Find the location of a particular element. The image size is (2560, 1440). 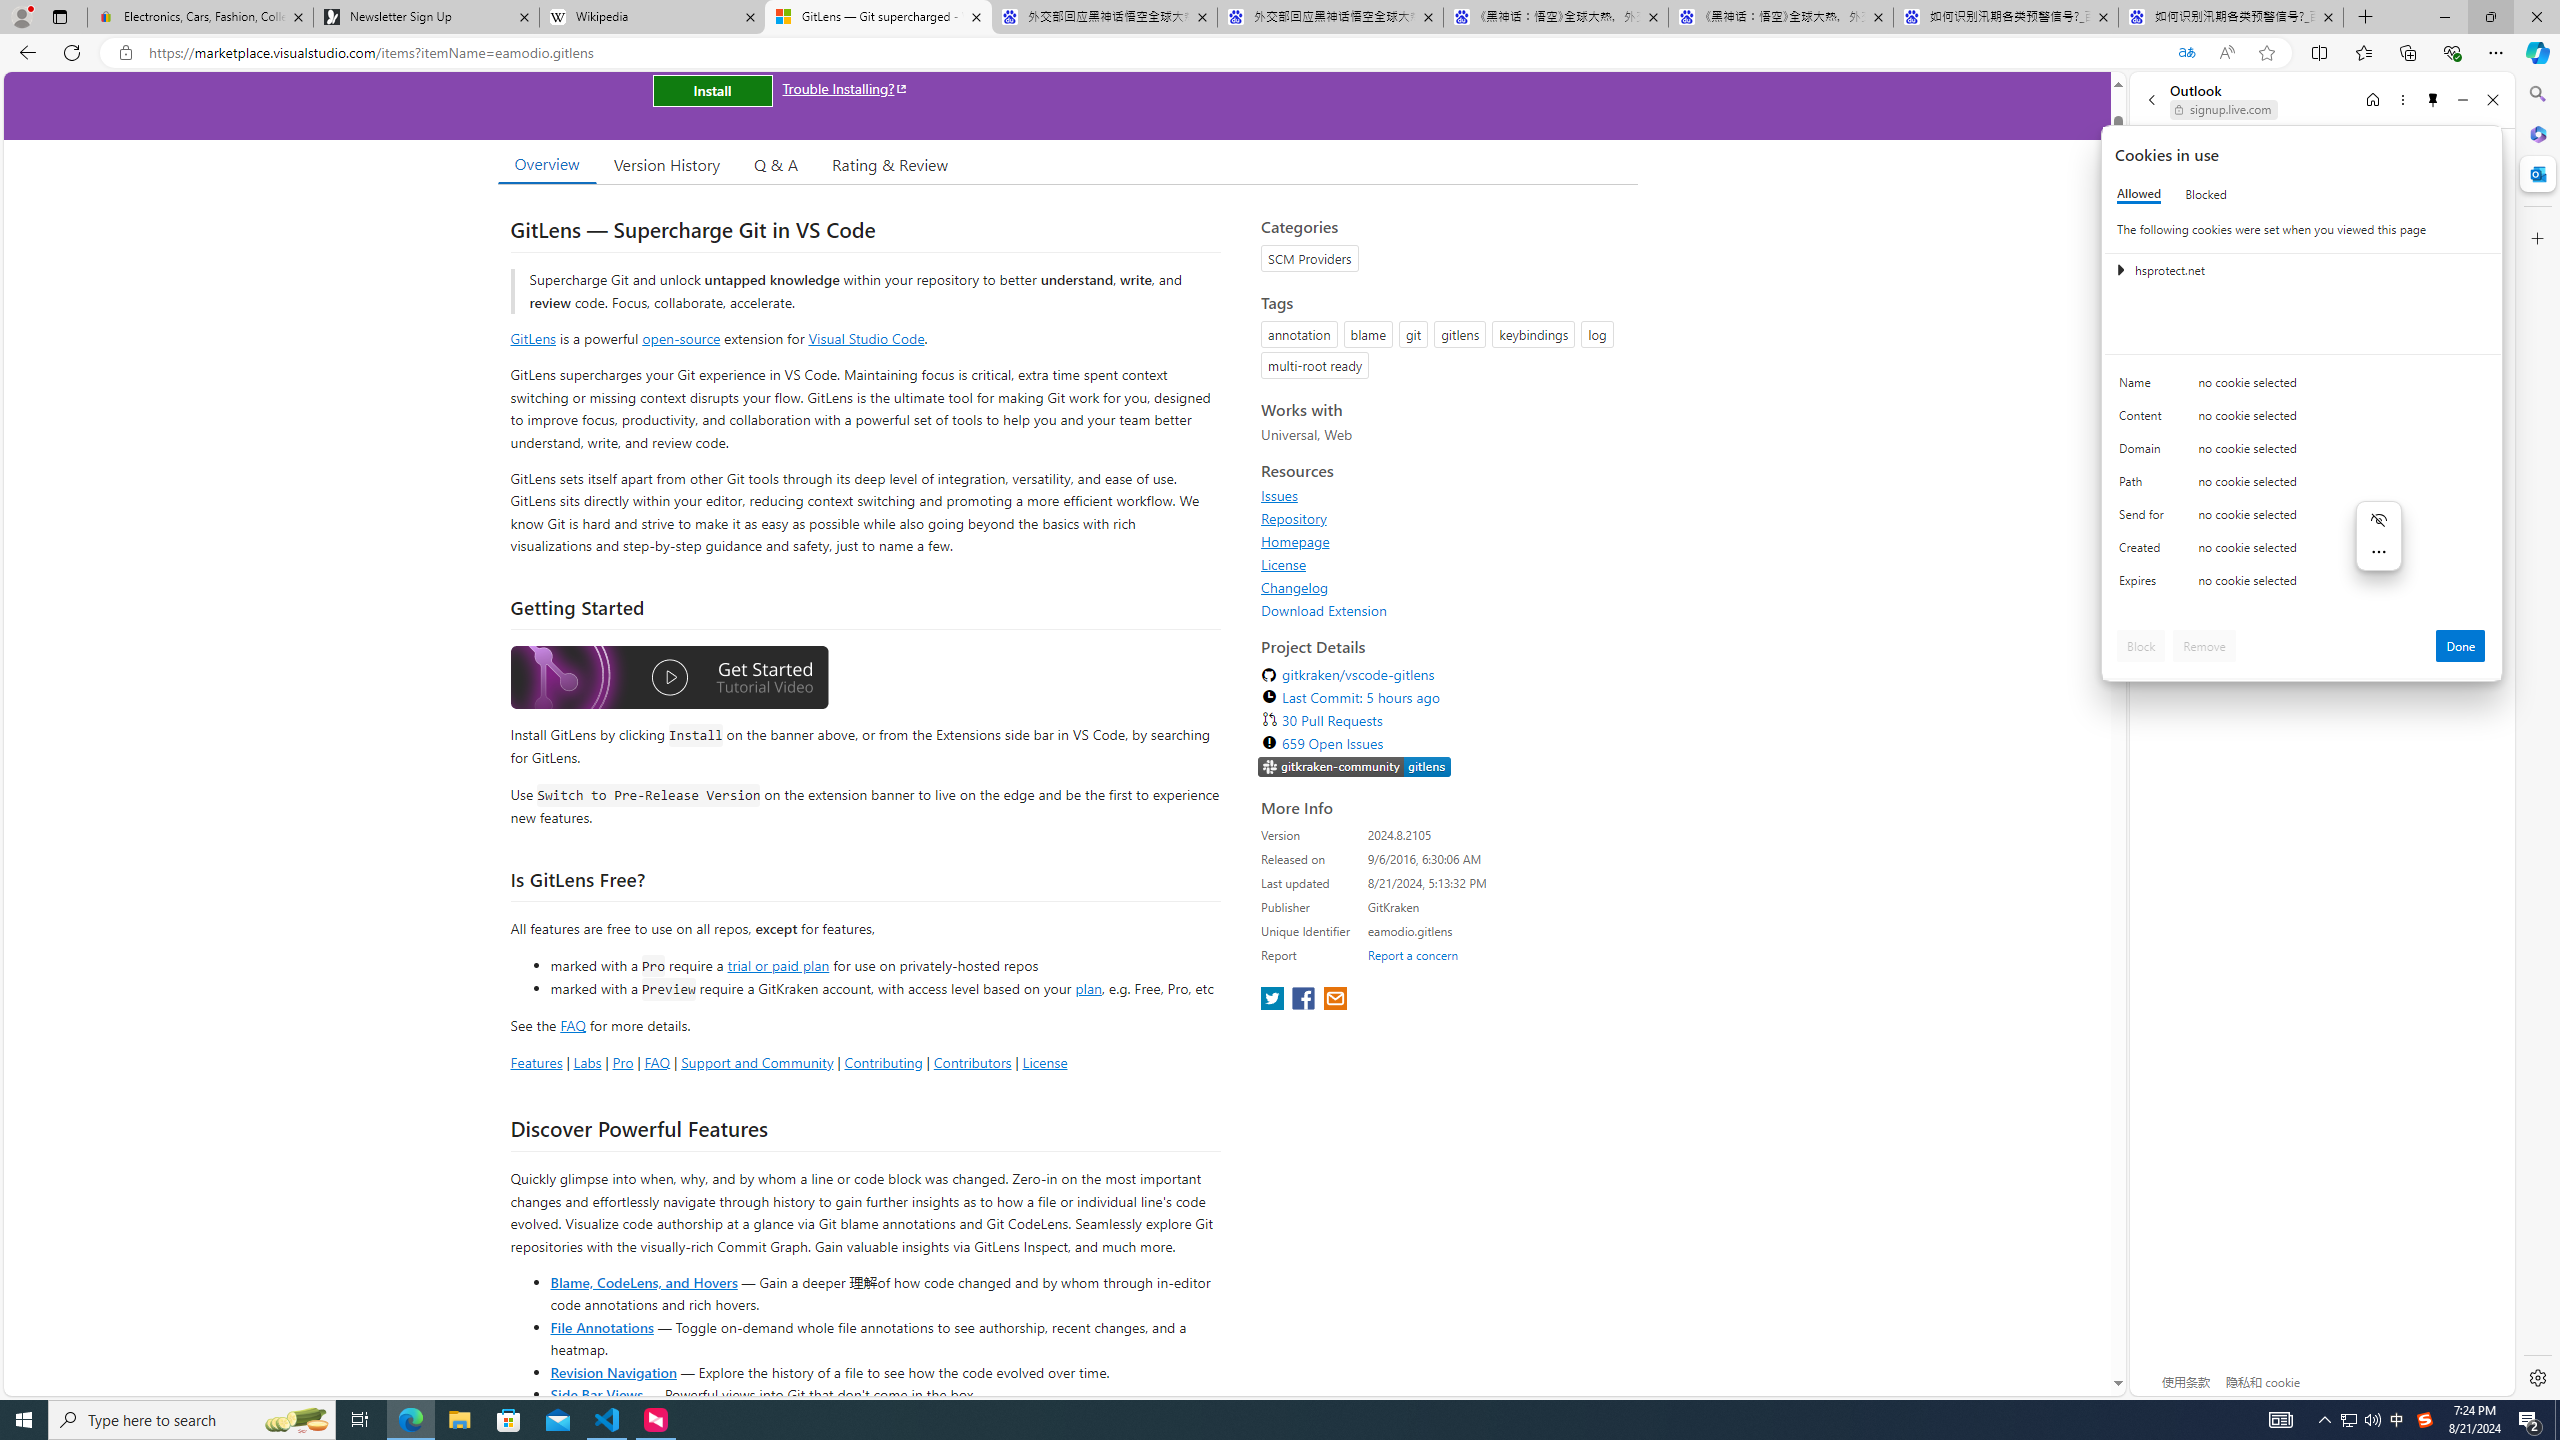

'Block' is located at coordinates (2140, 646).